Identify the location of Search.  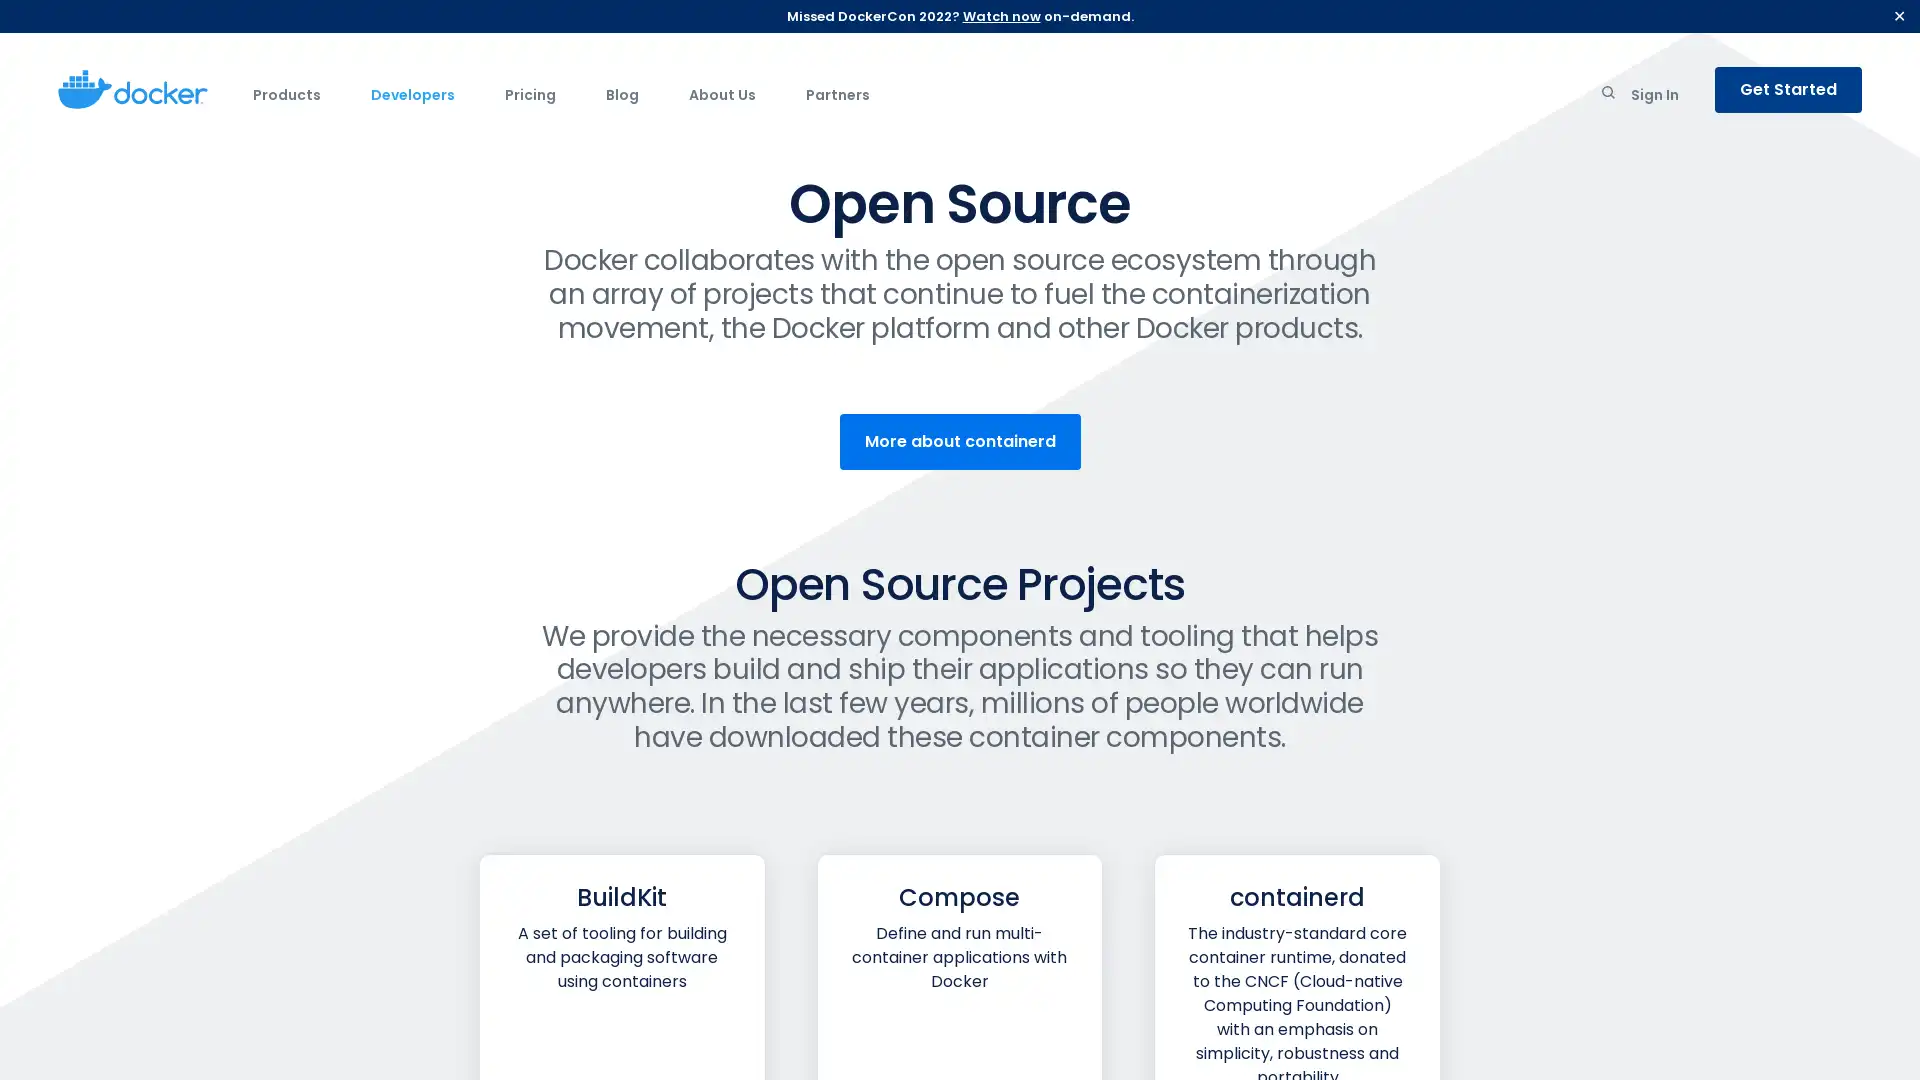
(1608, 96).